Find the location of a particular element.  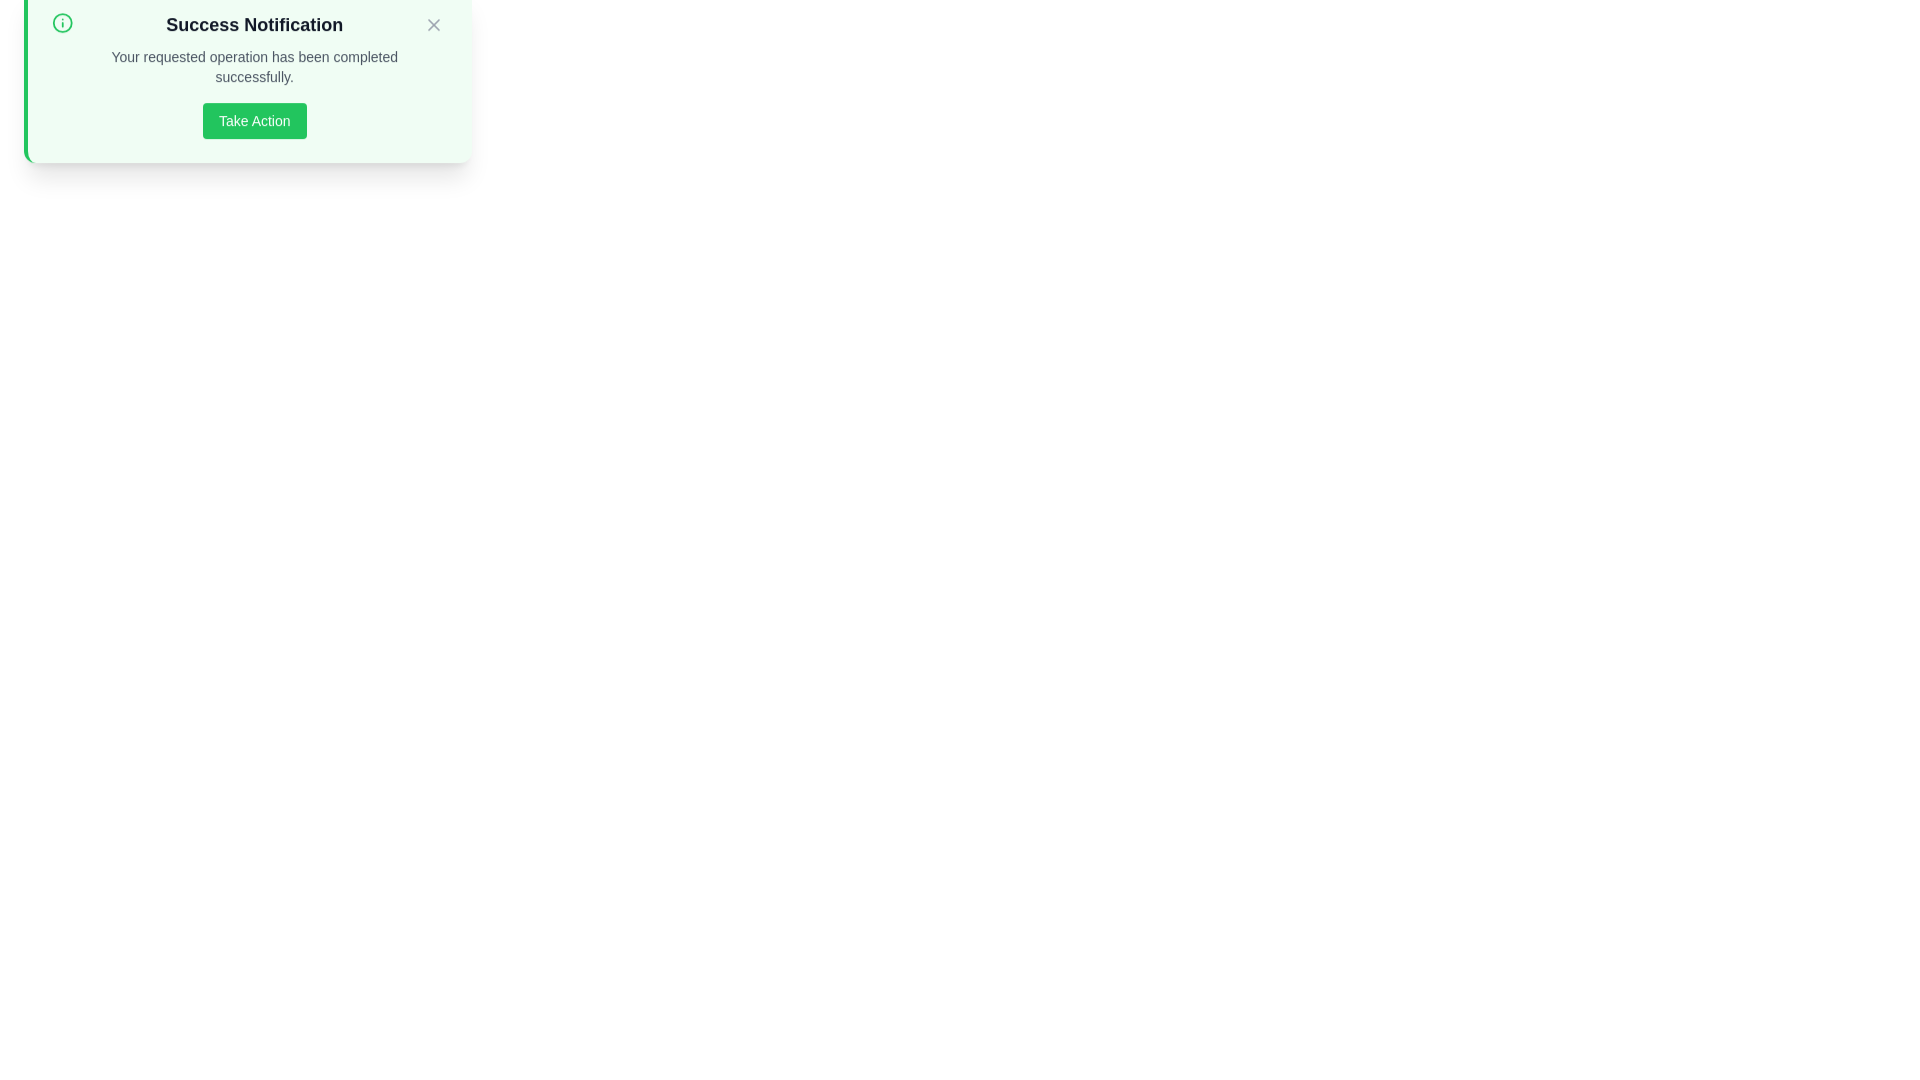

the 'Take Action' button to observe hover effects is located at coordinates (253, 140).